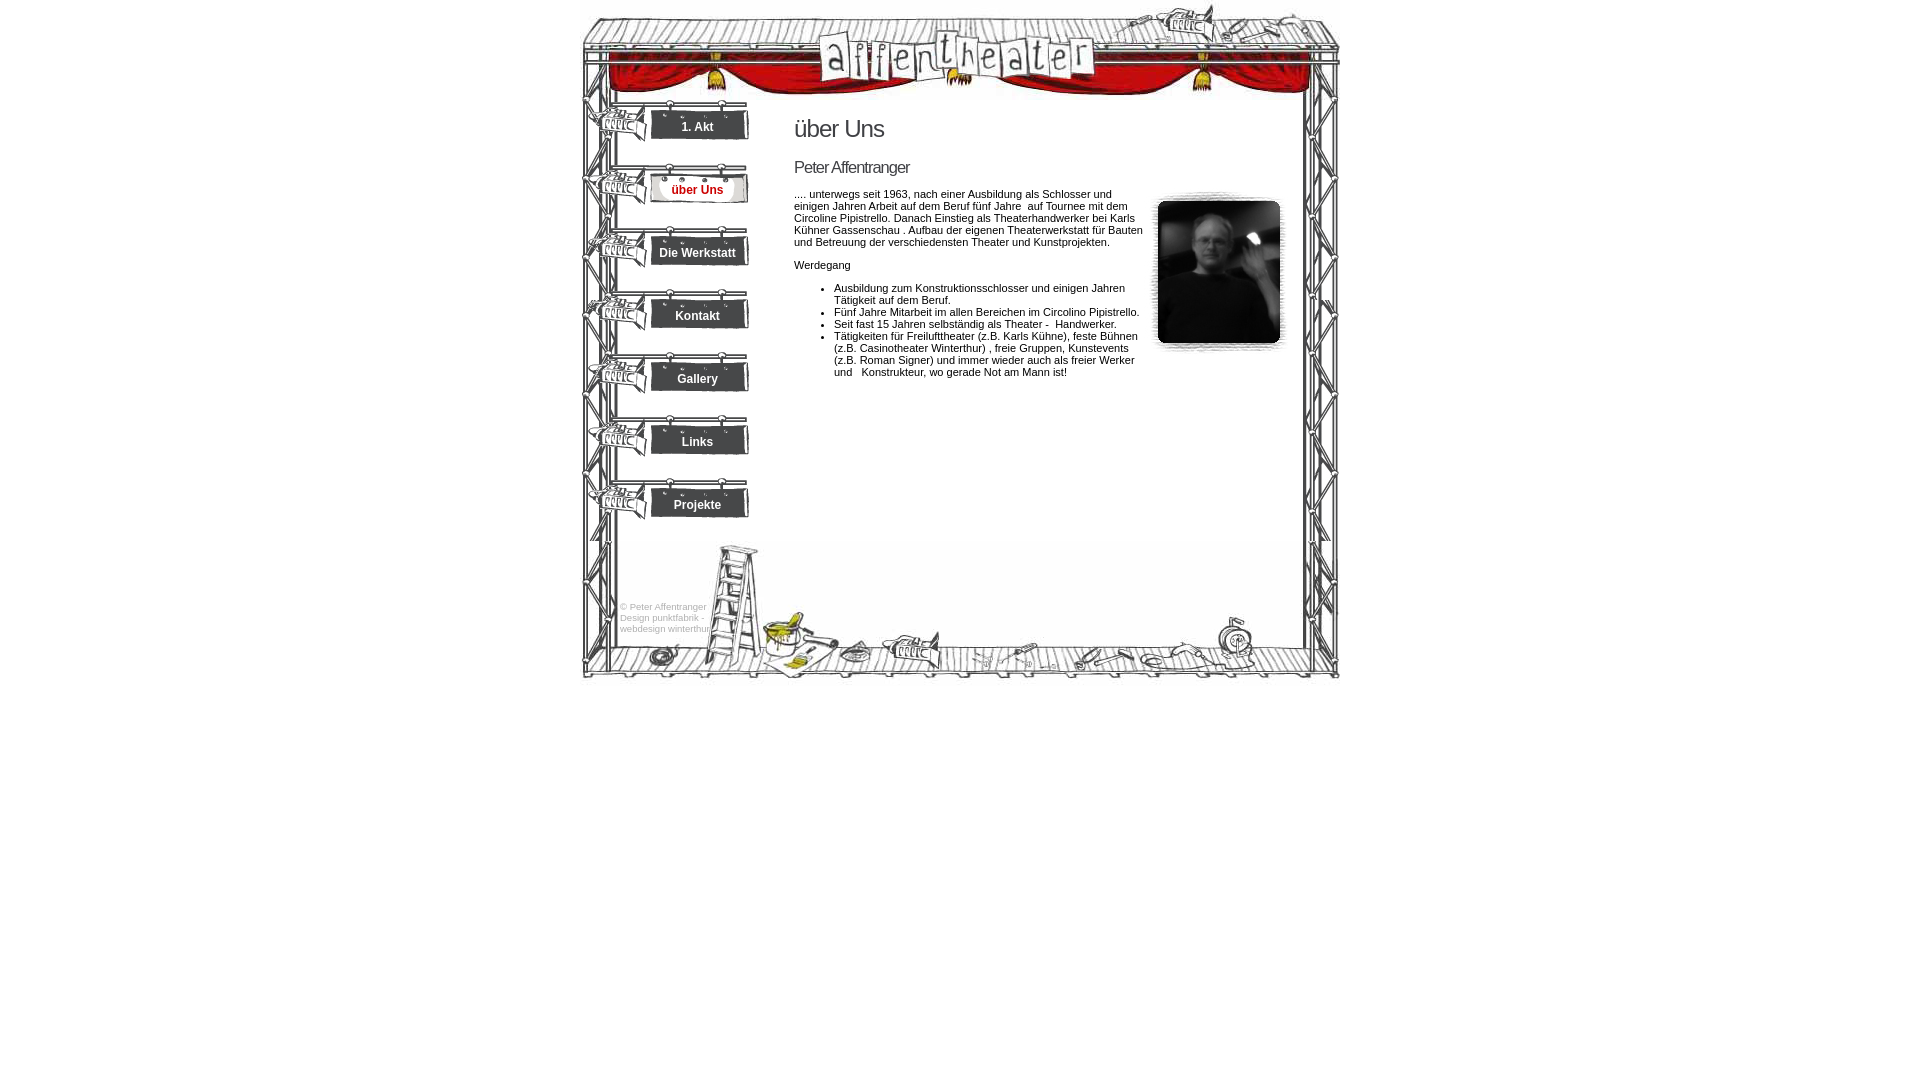 This screenshot has width=1920, height=1080. I want to click on 'Kontakt', so click(668, 319).